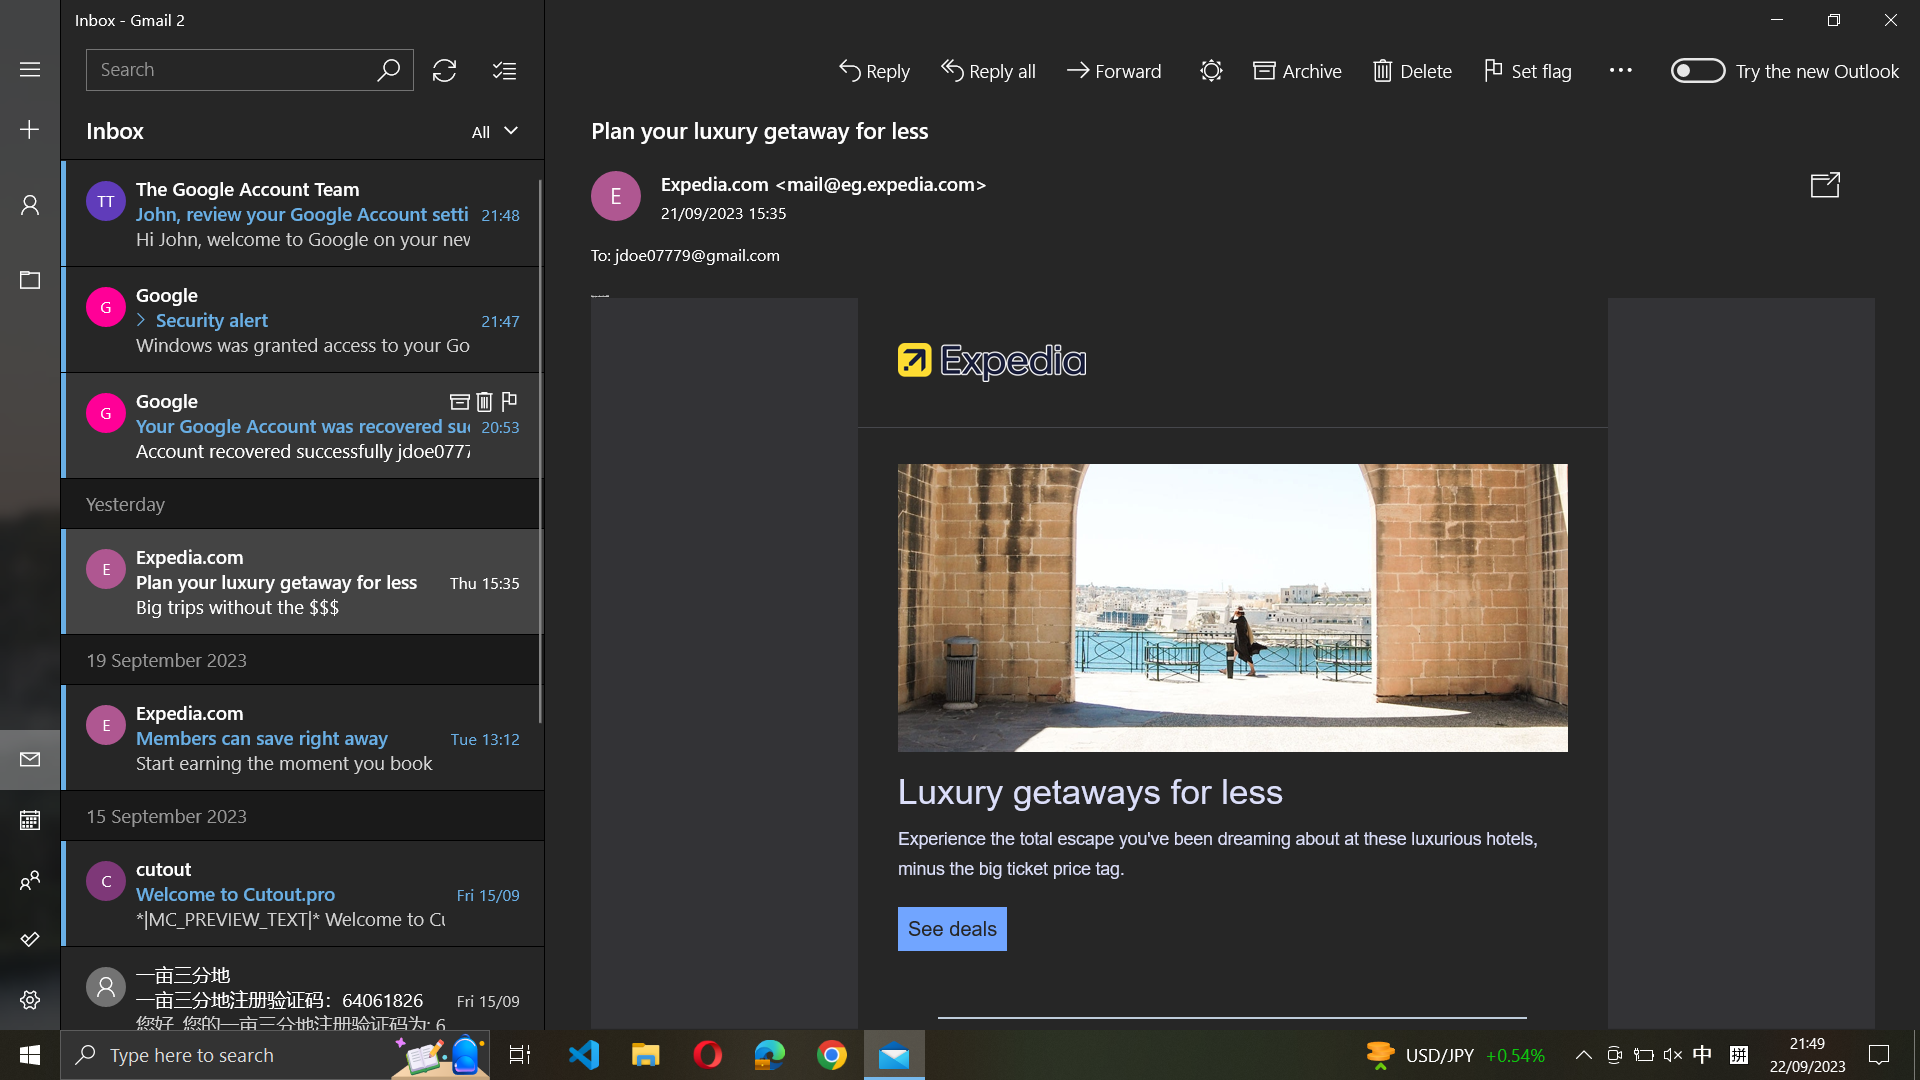 The image size is (1920, 1080). What do you see at coordinates (300, 579) in the screenshot?
I see `Forward yesterday"s email from Expedia.com` at bounding box center [300, 579].